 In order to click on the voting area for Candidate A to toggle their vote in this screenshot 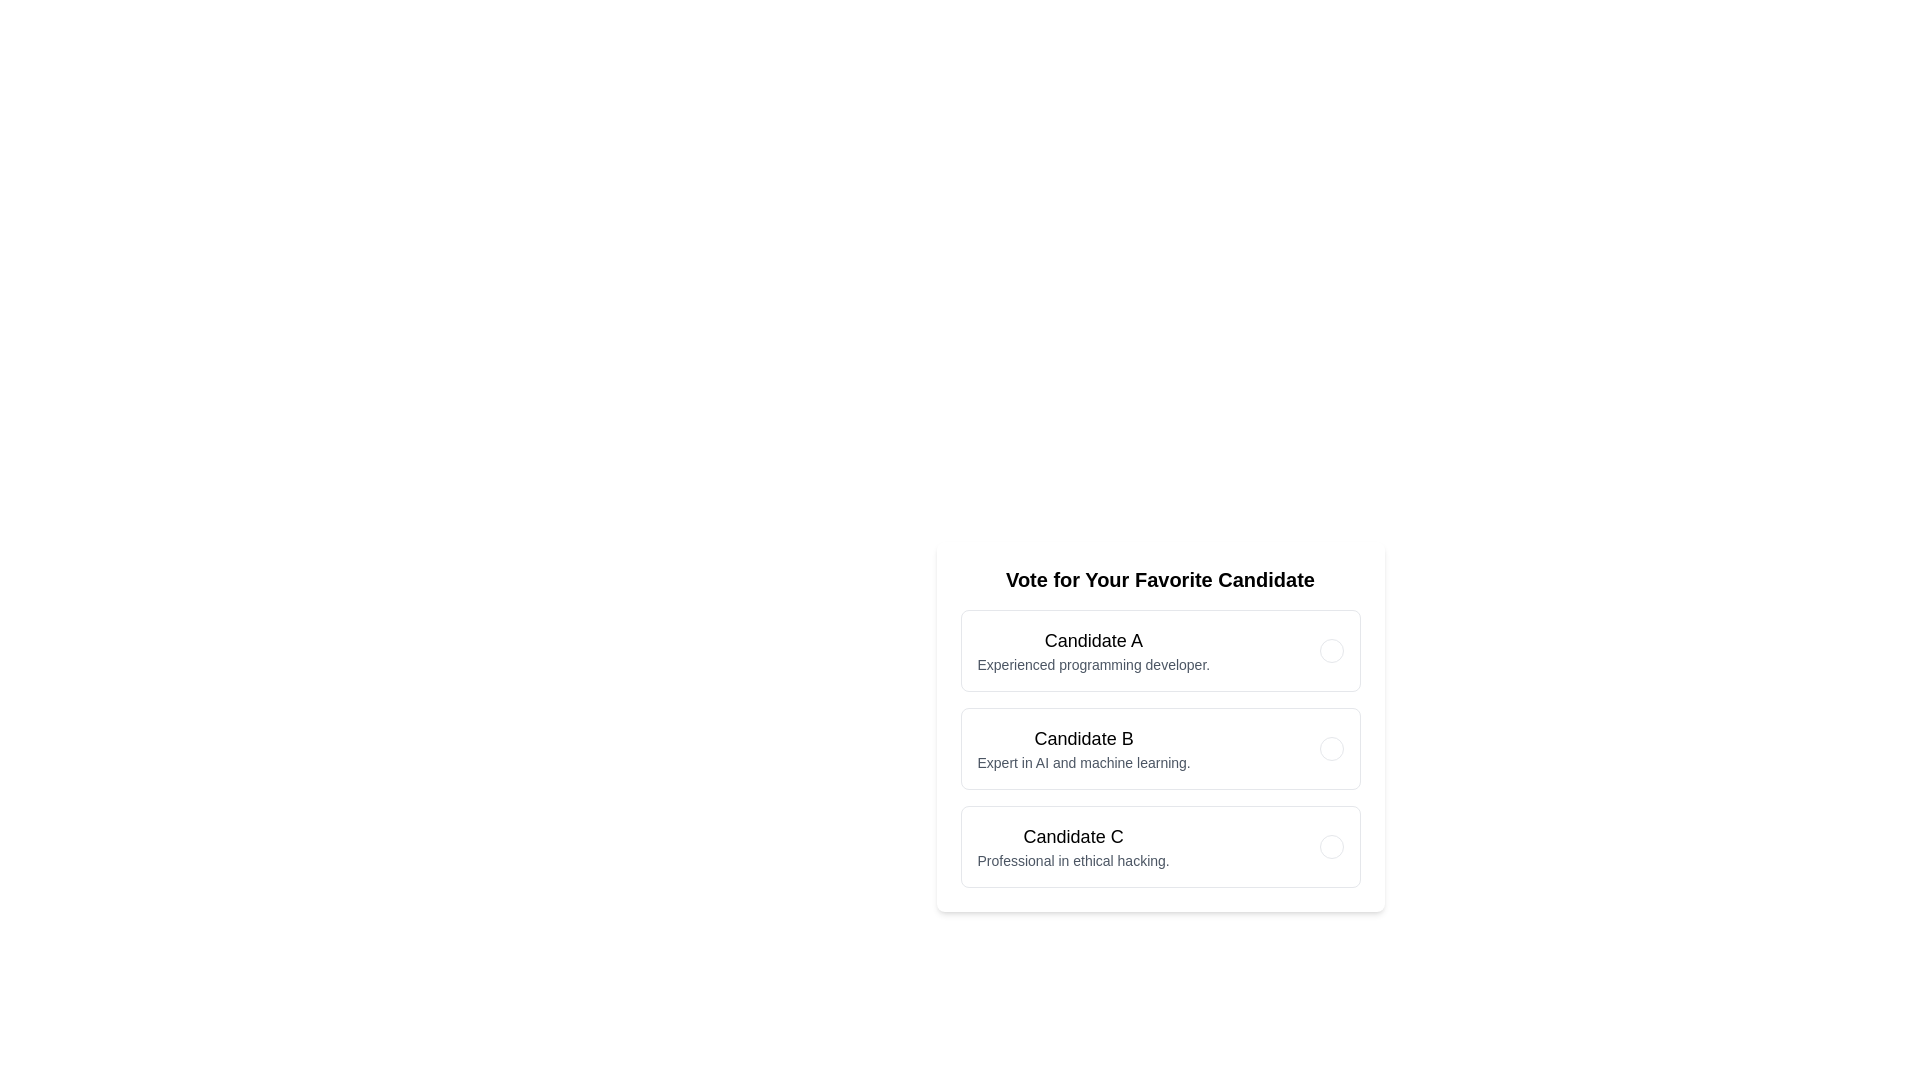, I will do `click(1160, 651)`.